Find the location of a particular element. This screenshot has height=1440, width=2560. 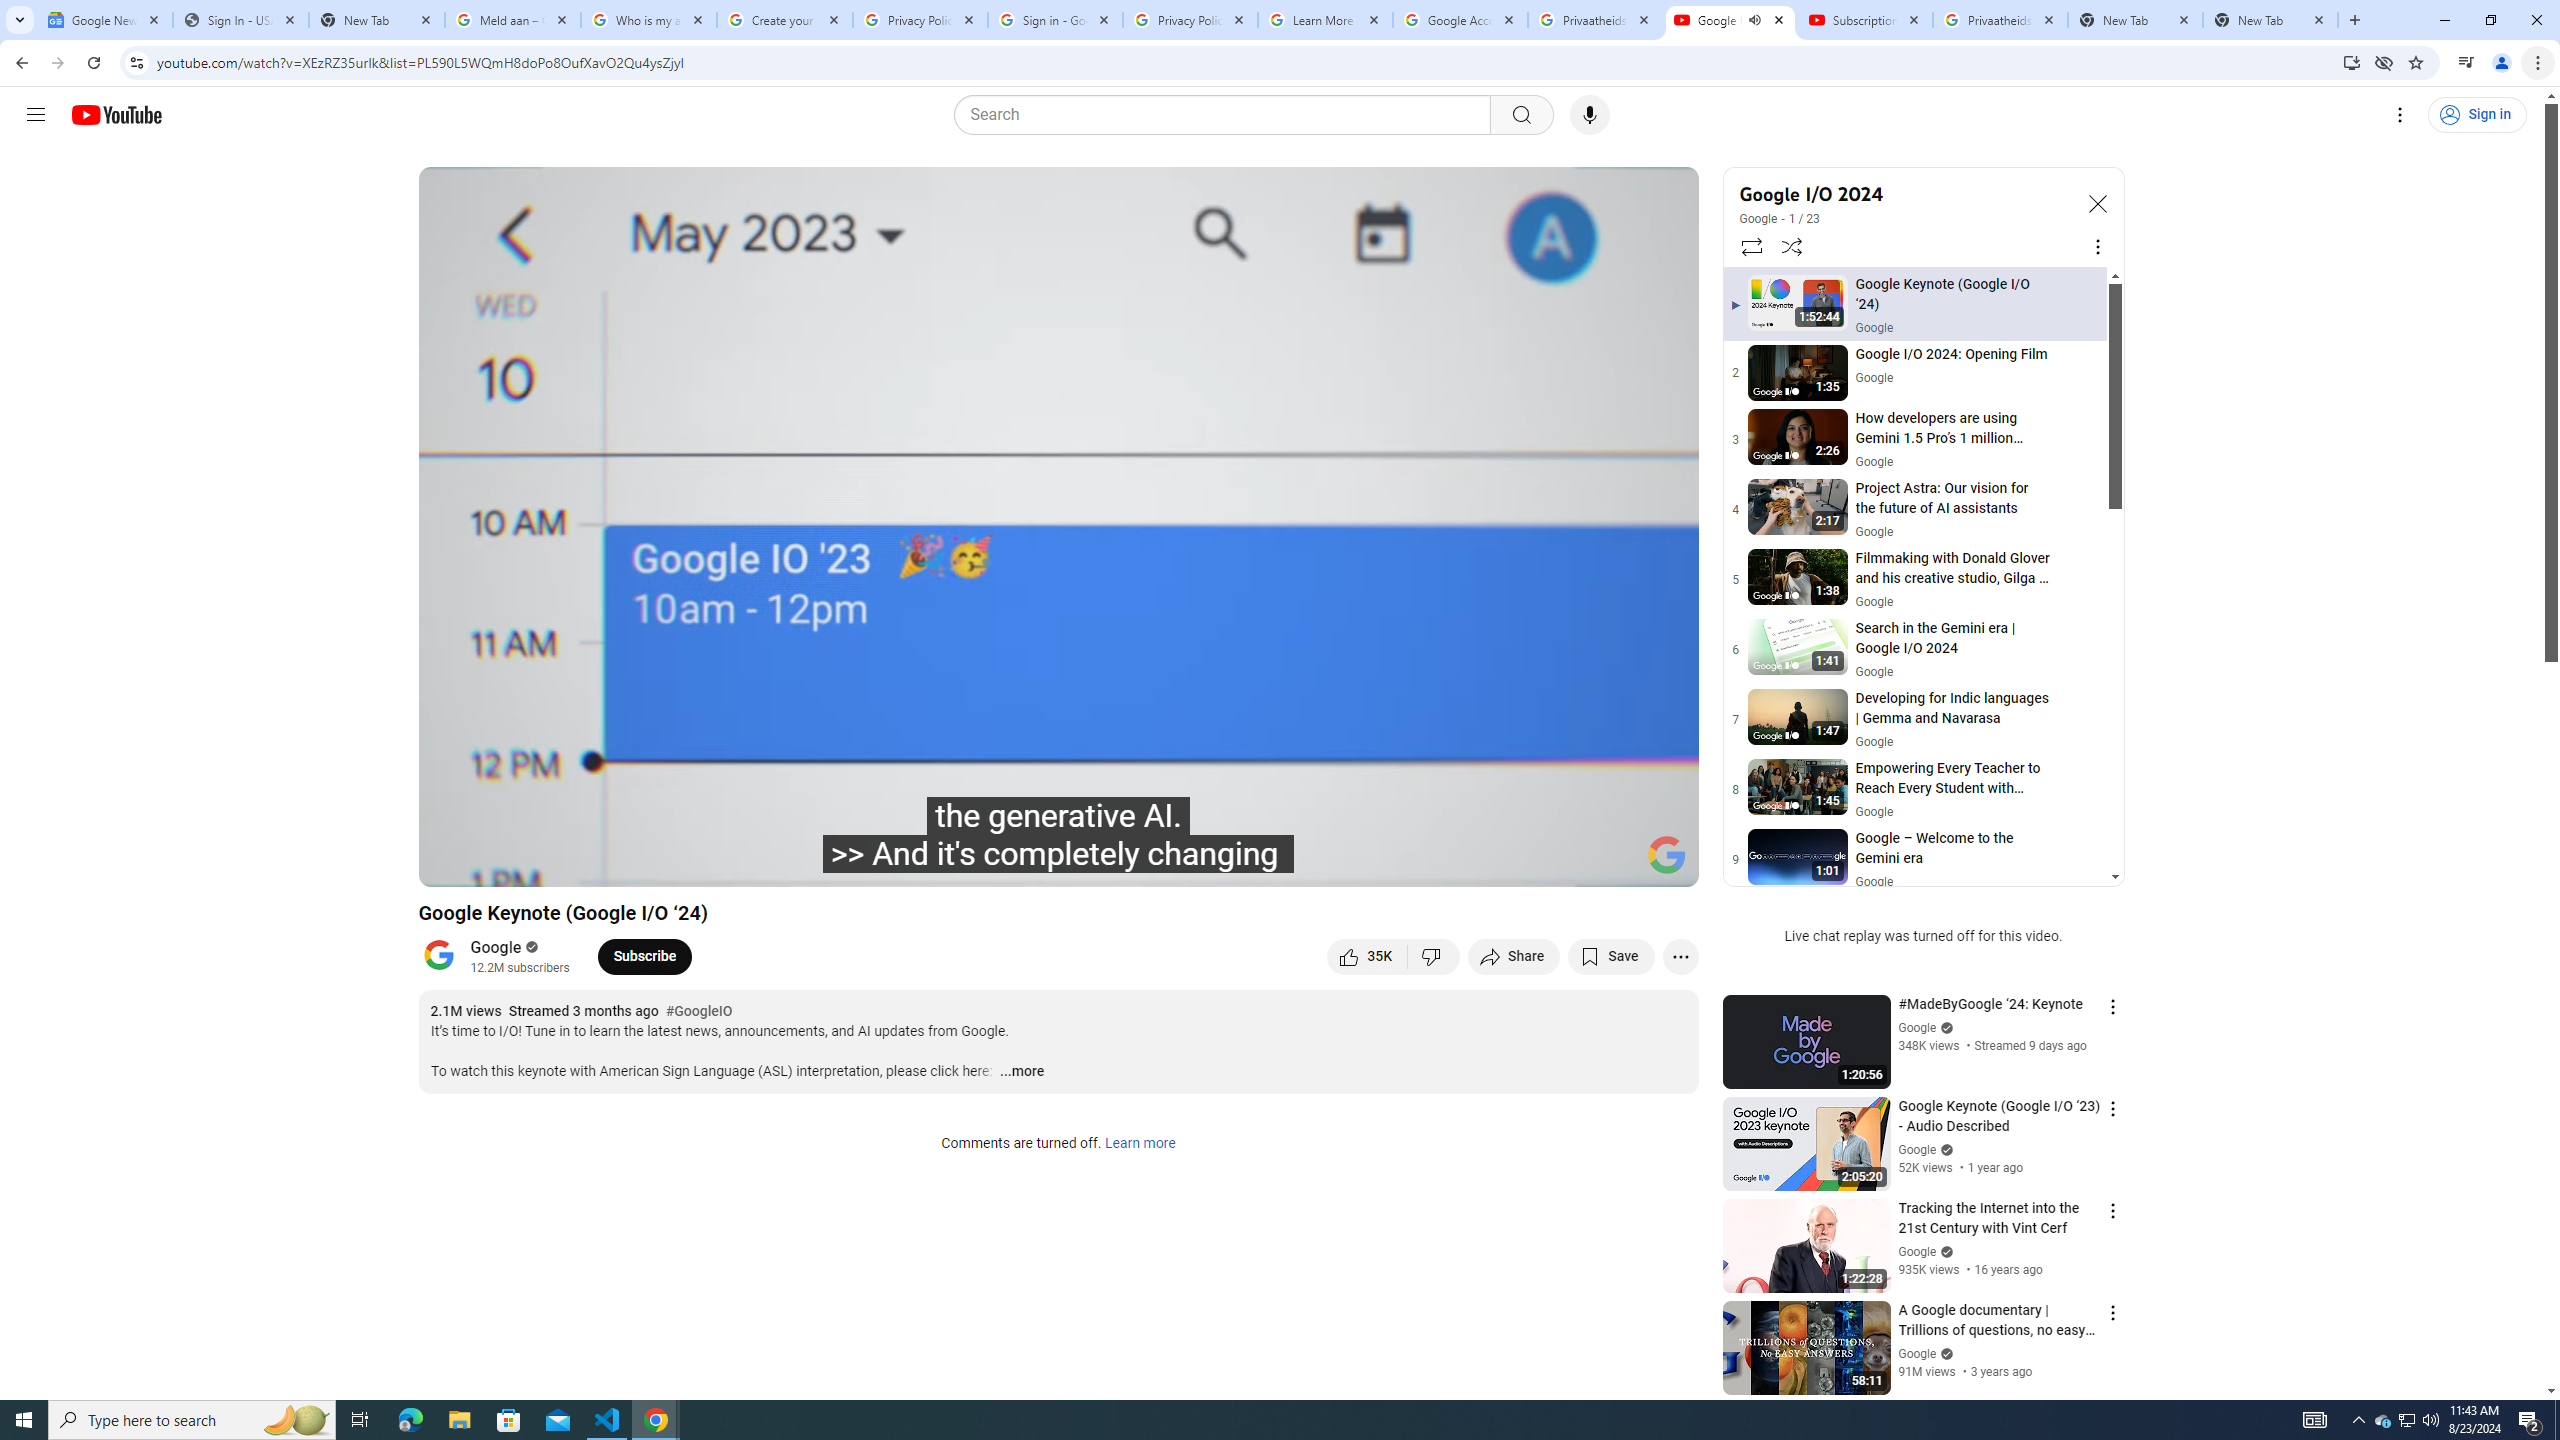

'Google News' is located at coordinates (103, 19).